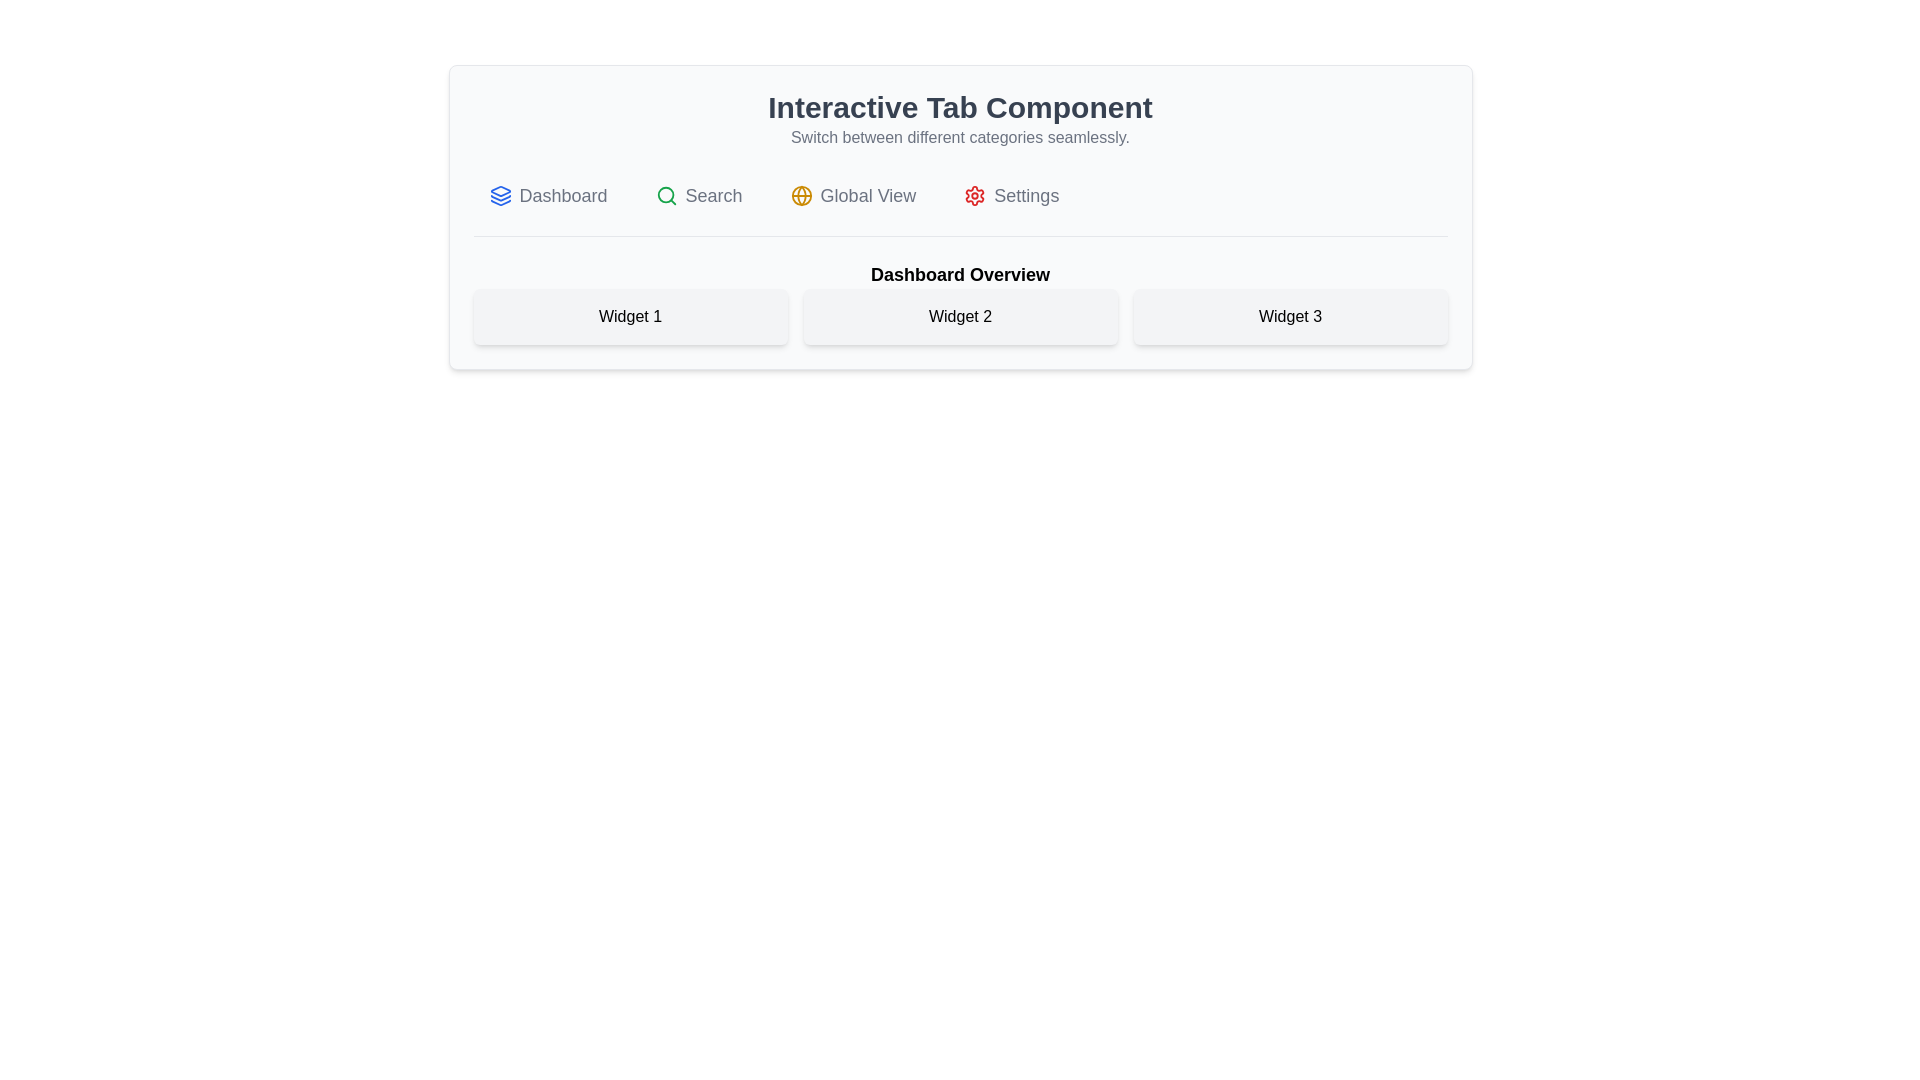  I want to click on the 'Search' text label, which is styled in gray and positioned next to a green search icon in the header section, following the 'Dashboard' menu item, so click(714, 196).